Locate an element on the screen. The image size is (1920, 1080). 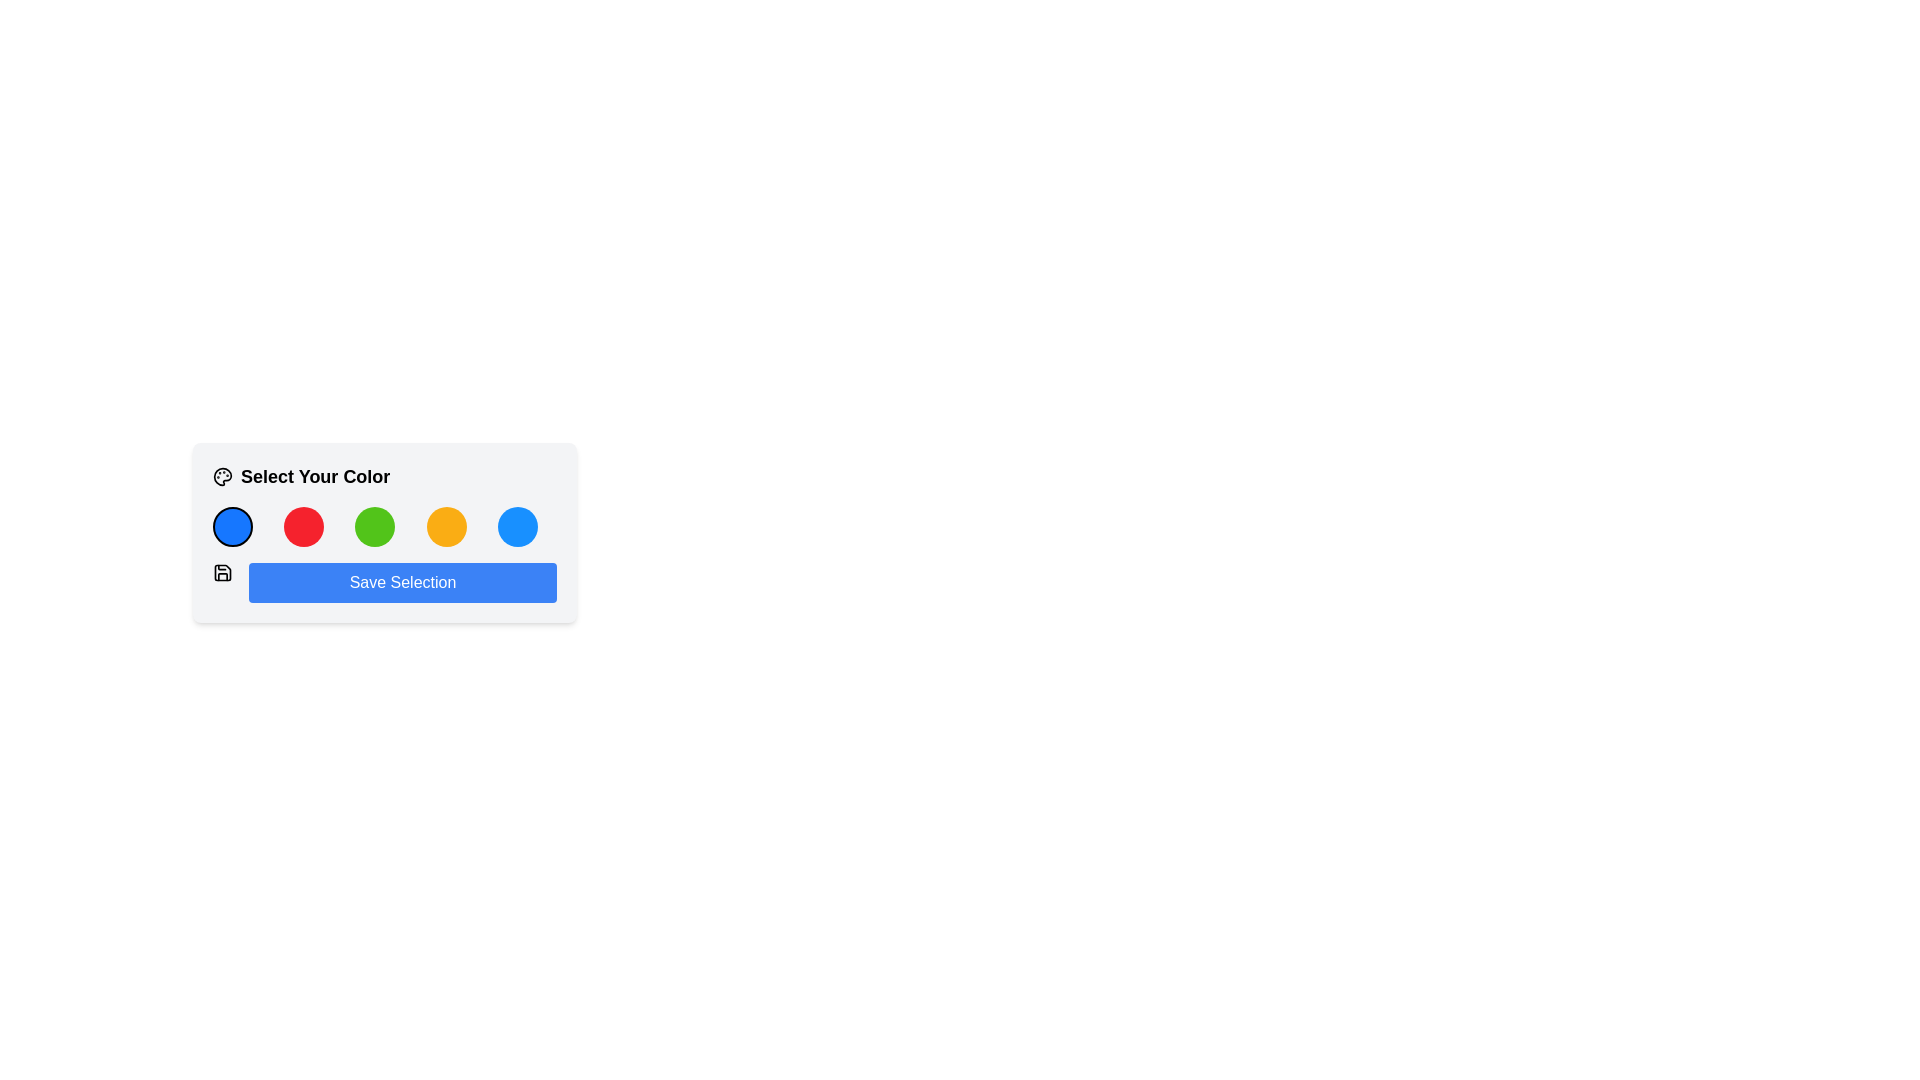
the prominent blue button labeled 'Save Selection' is located at coordinates (384, 555).